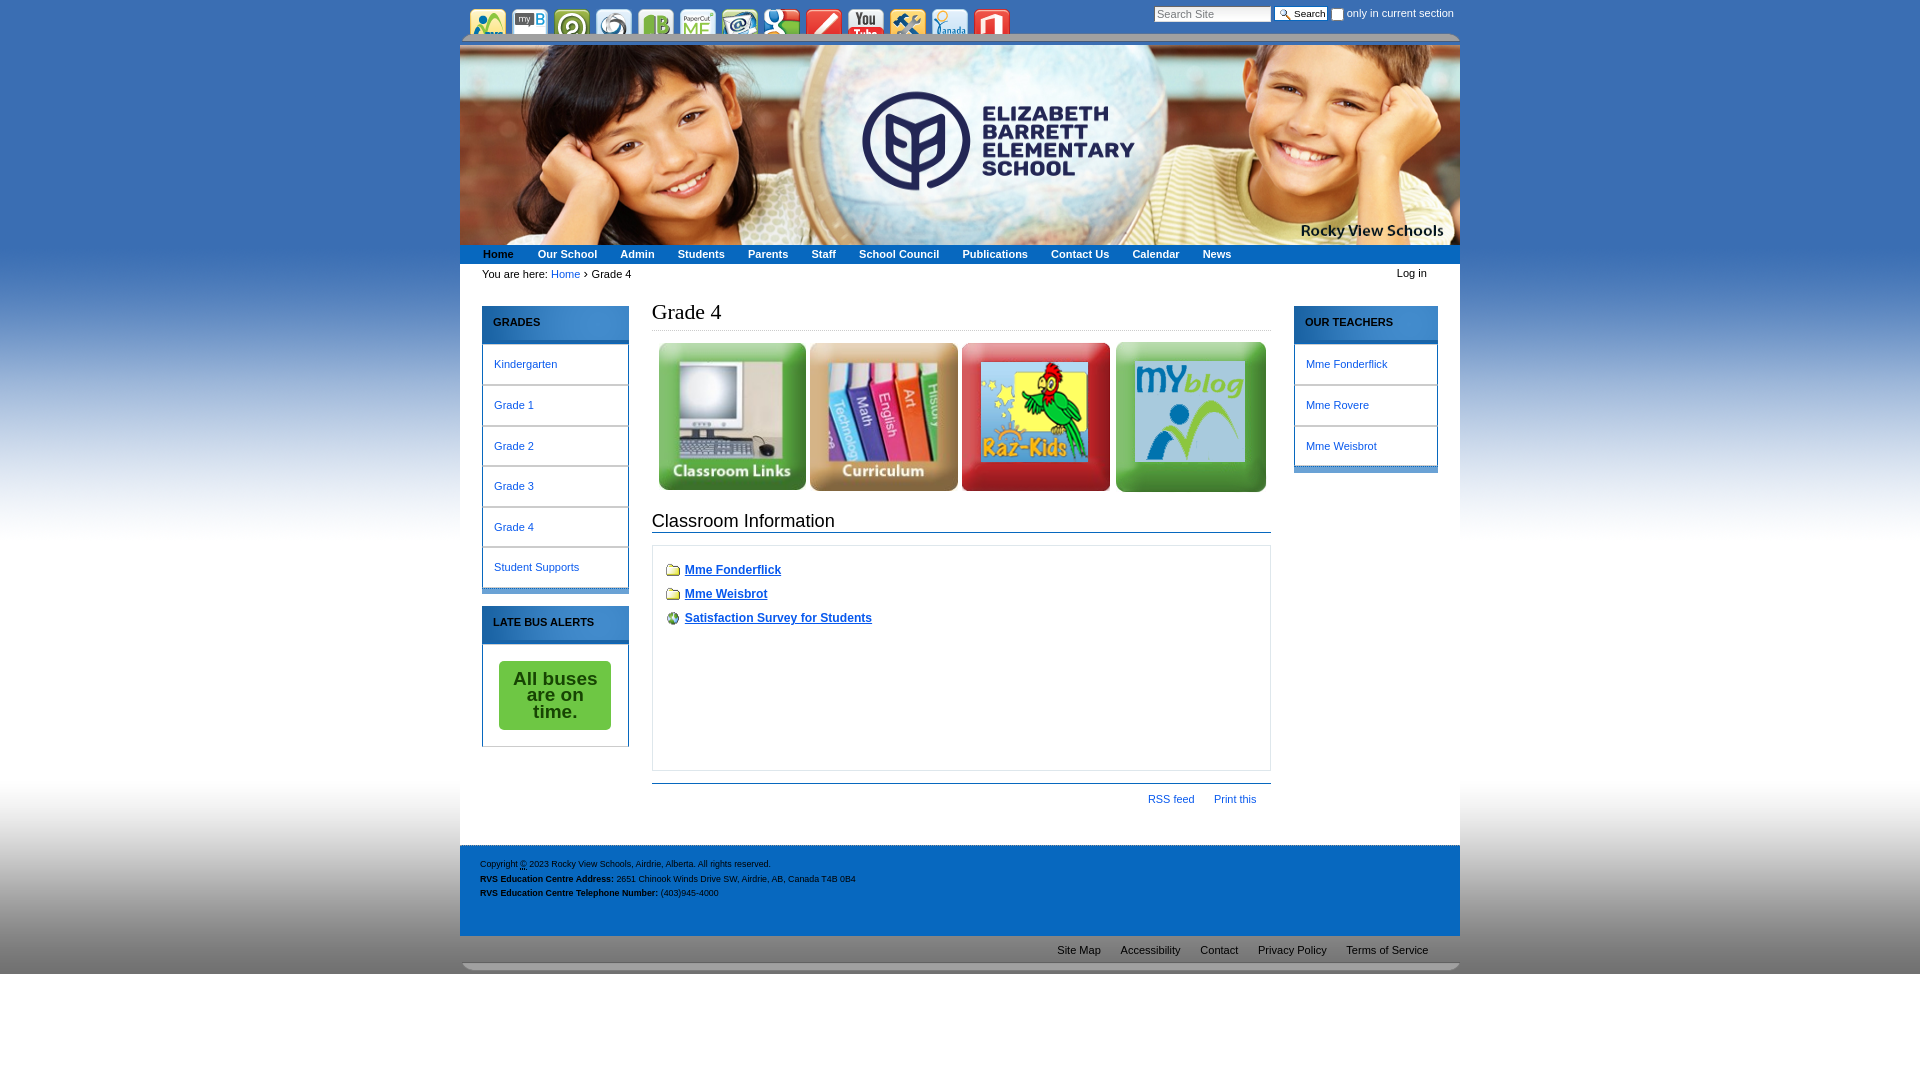 The image size is (1920, 1080). I want to click on 'Satisfaction Survey for Students', so click(767, 616).